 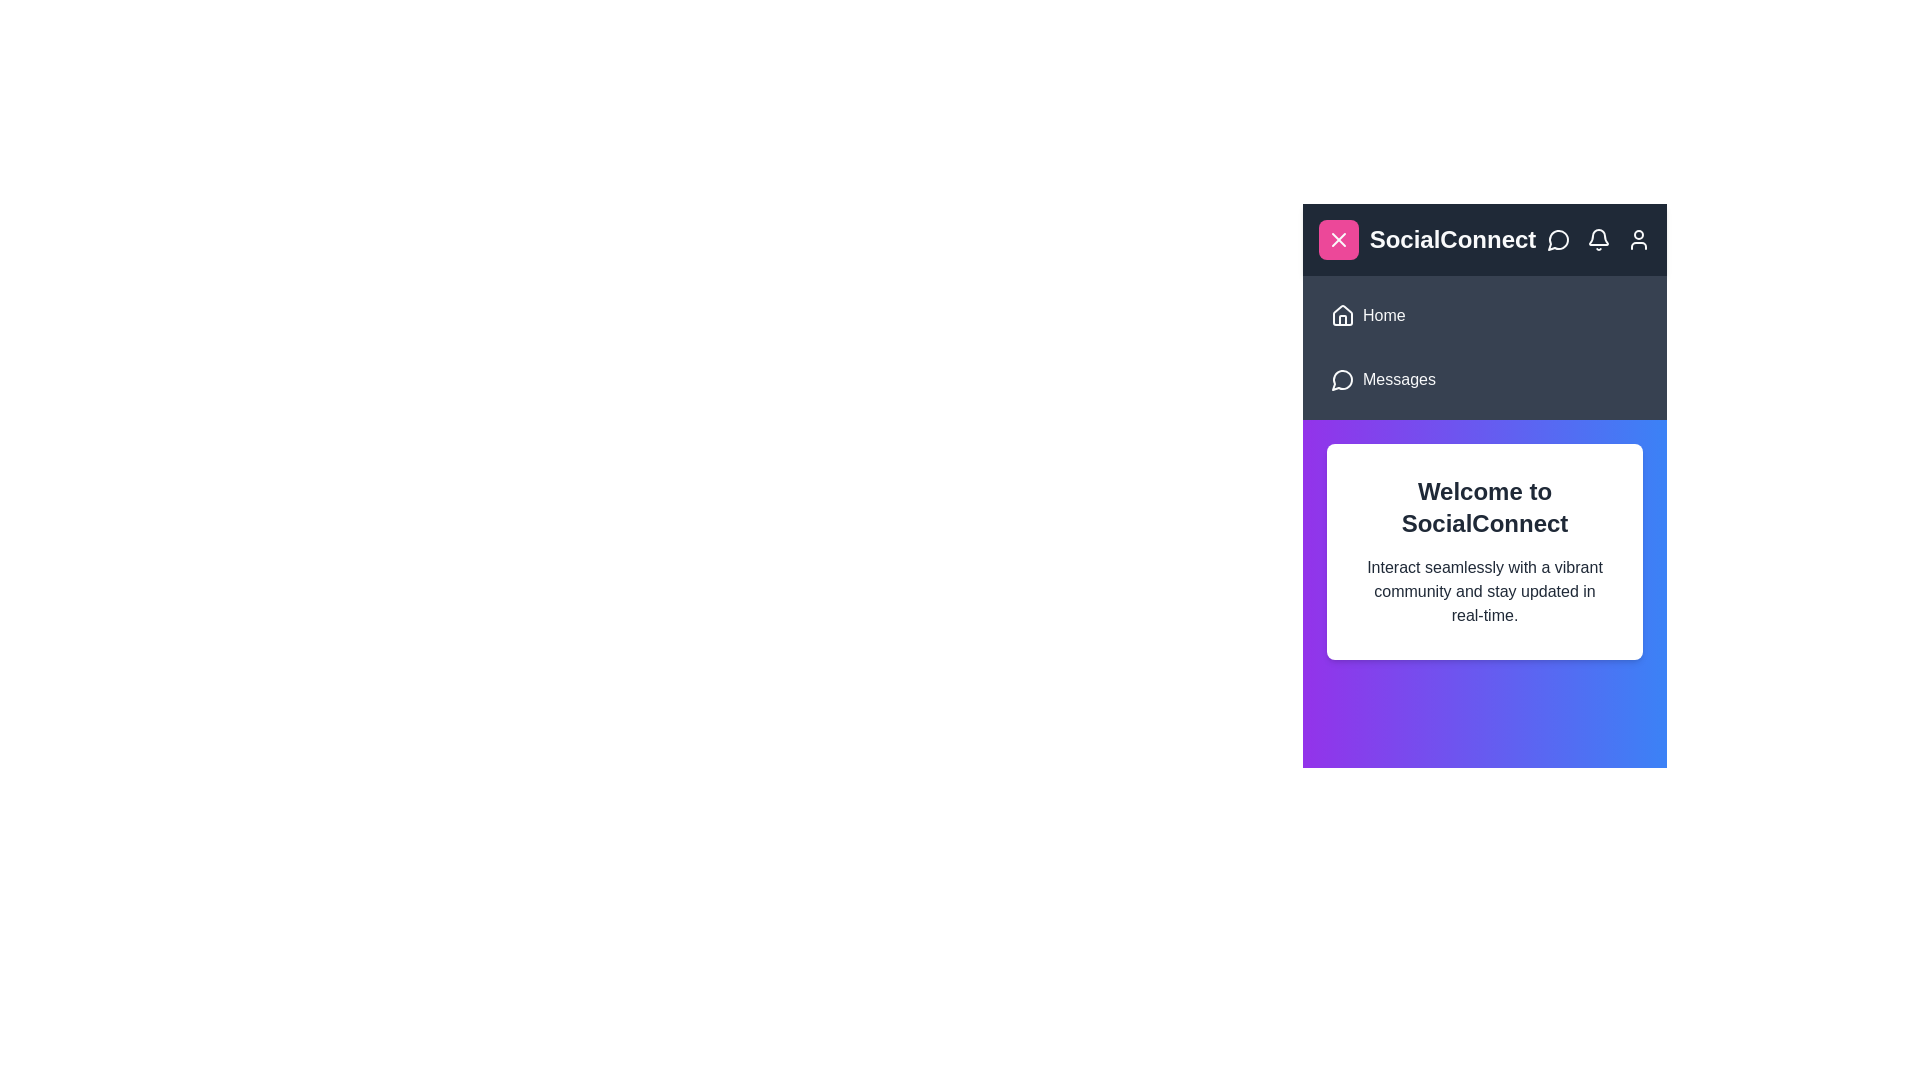 I want to click on the profile icon in the header, so click(x=1638, y=238).